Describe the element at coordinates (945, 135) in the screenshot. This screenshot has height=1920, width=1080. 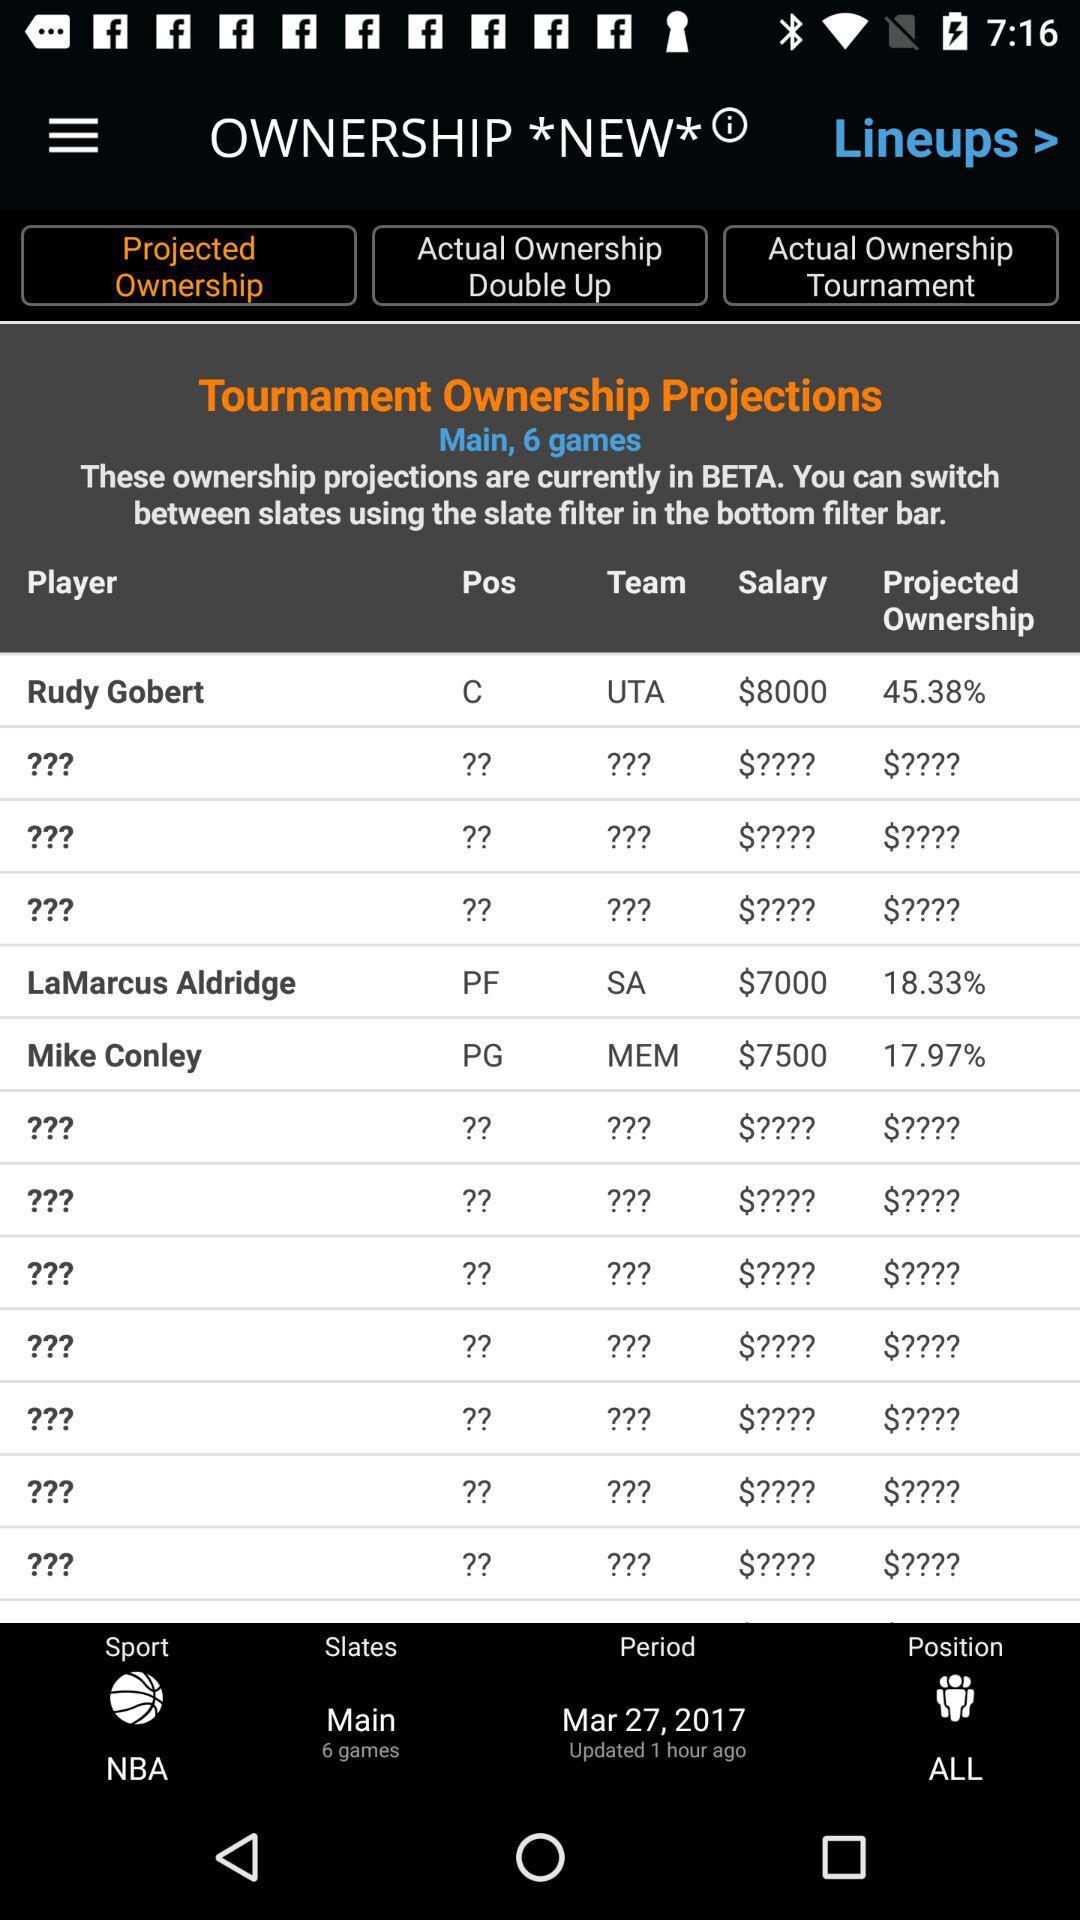
I see `the lineups > item` at that location.